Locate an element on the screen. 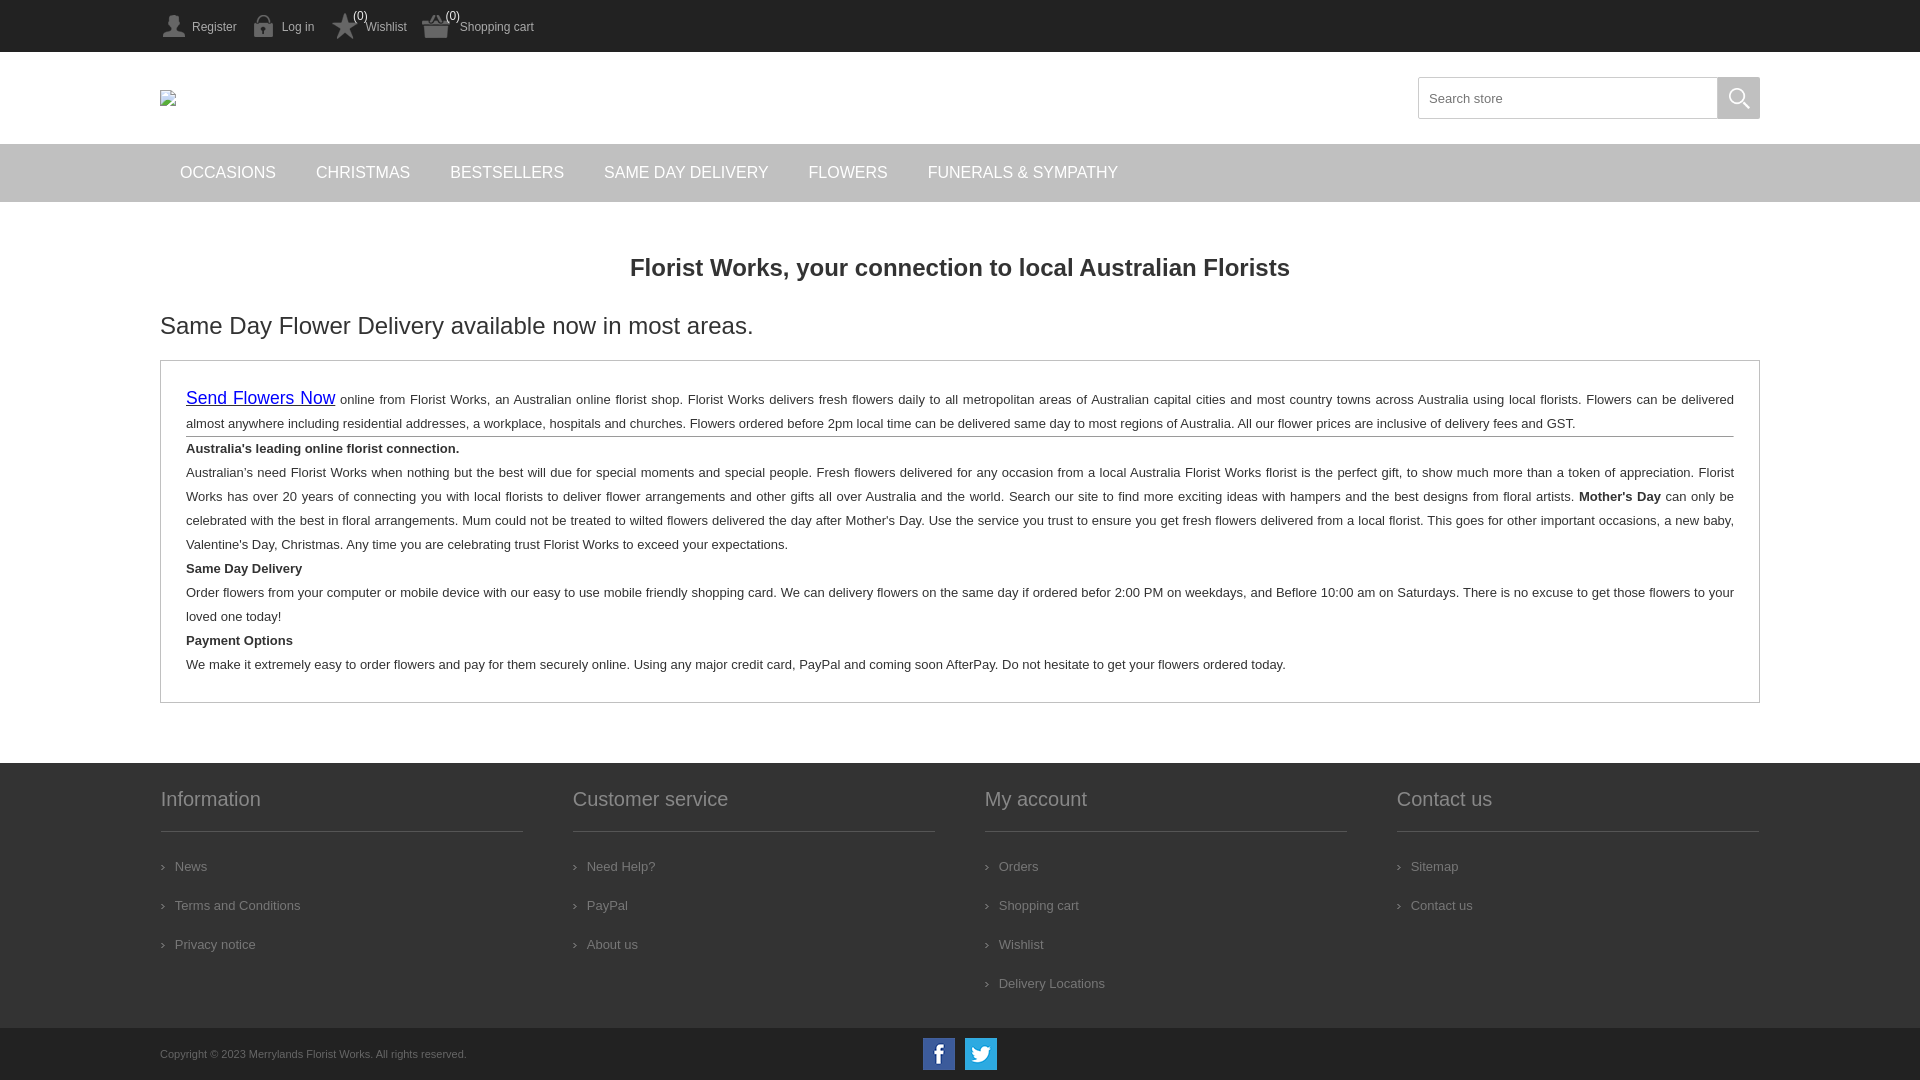  'Terms and Conditions' is located at coordinates (230, 905).